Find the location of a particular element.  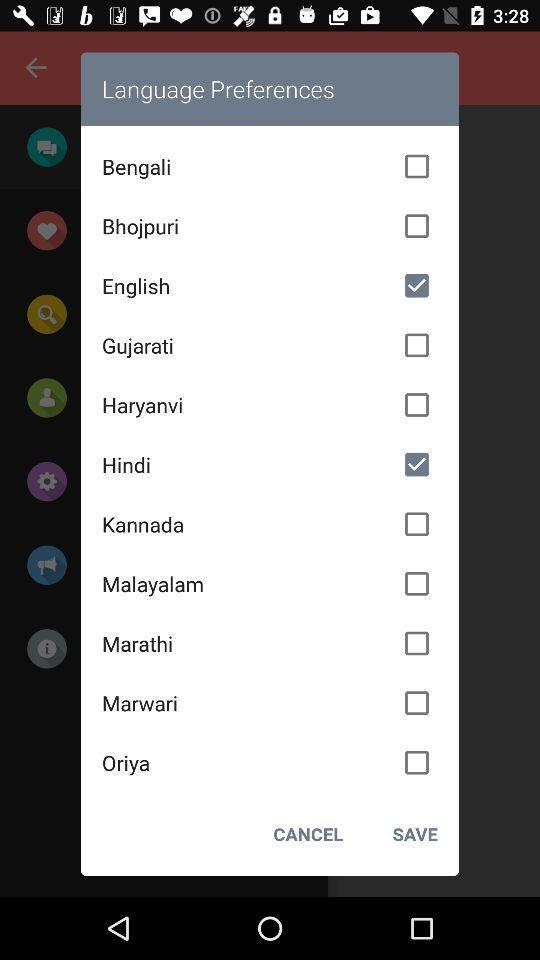

the icon below kannada is located at coordinates (270, 583).